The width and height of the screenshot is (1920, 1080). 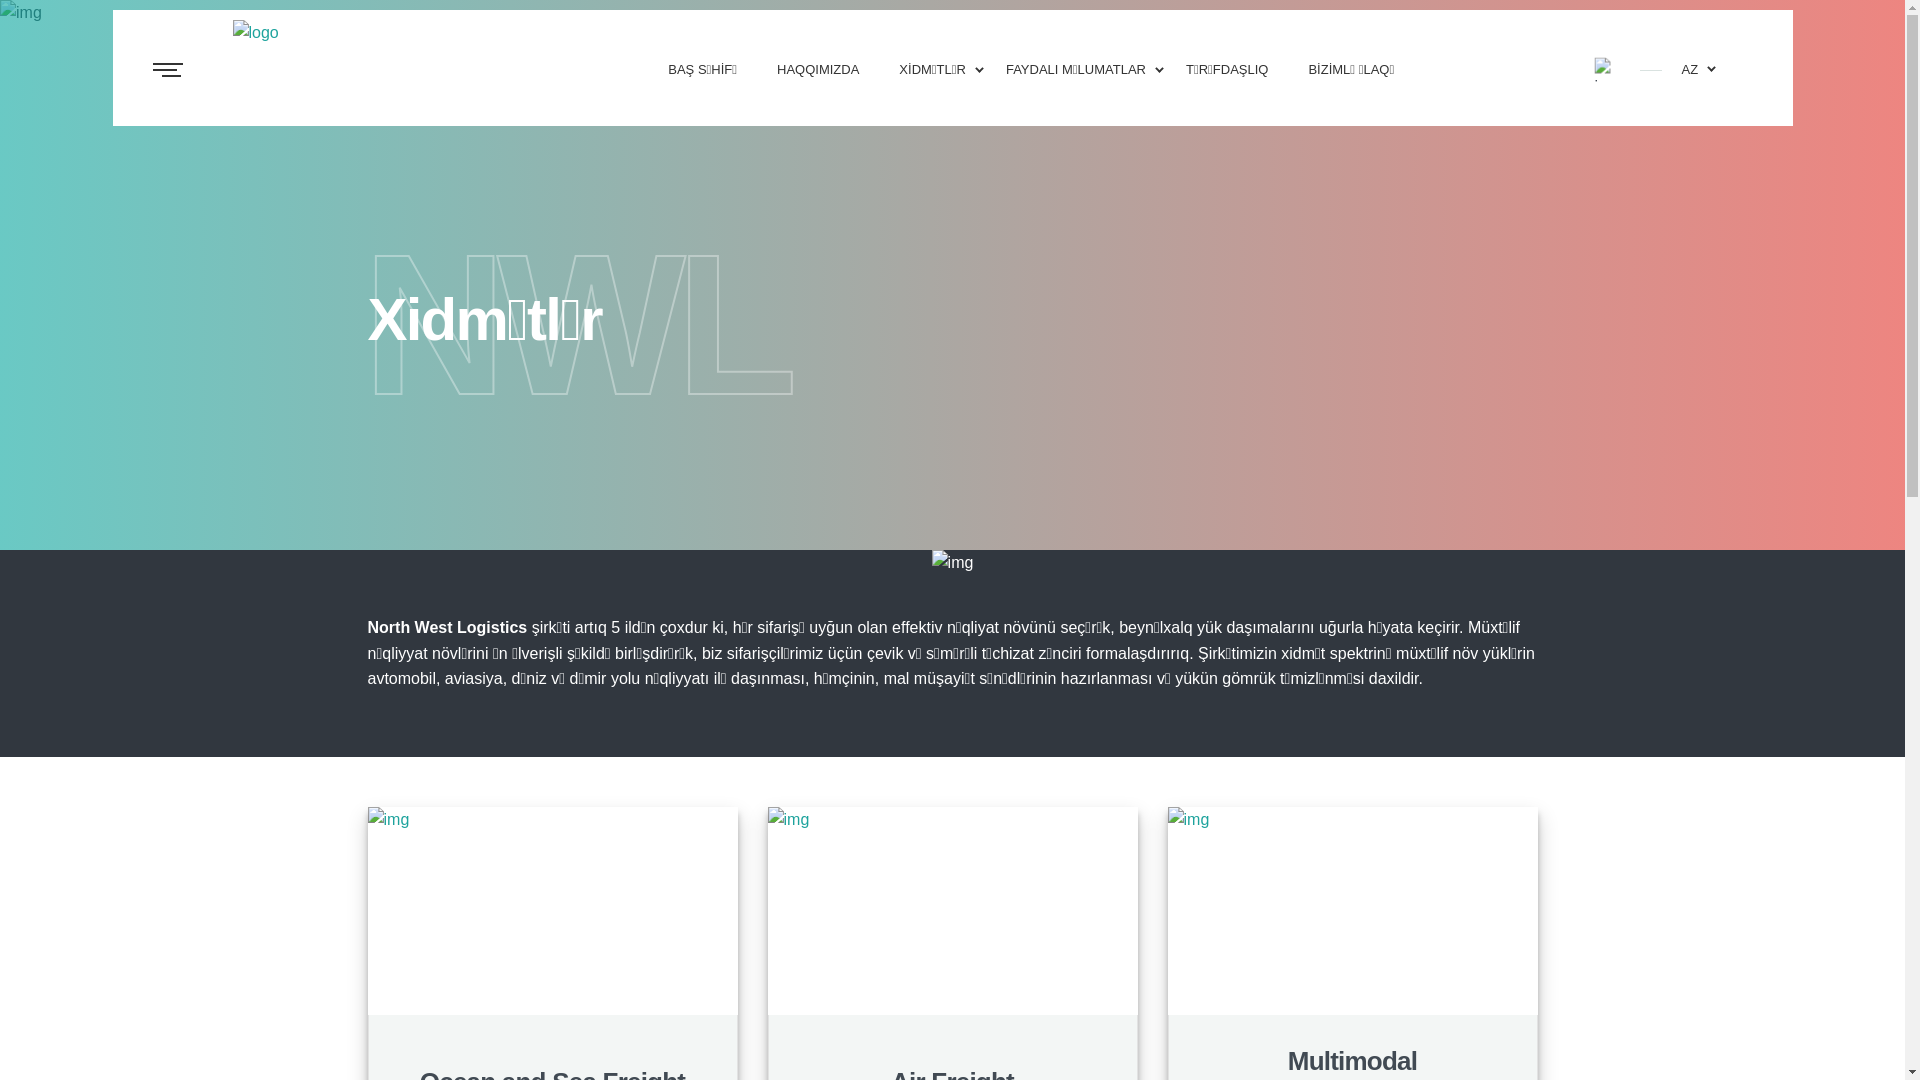 I want to click on 'HAQQIMIZDA', so click(x=817, y=67).